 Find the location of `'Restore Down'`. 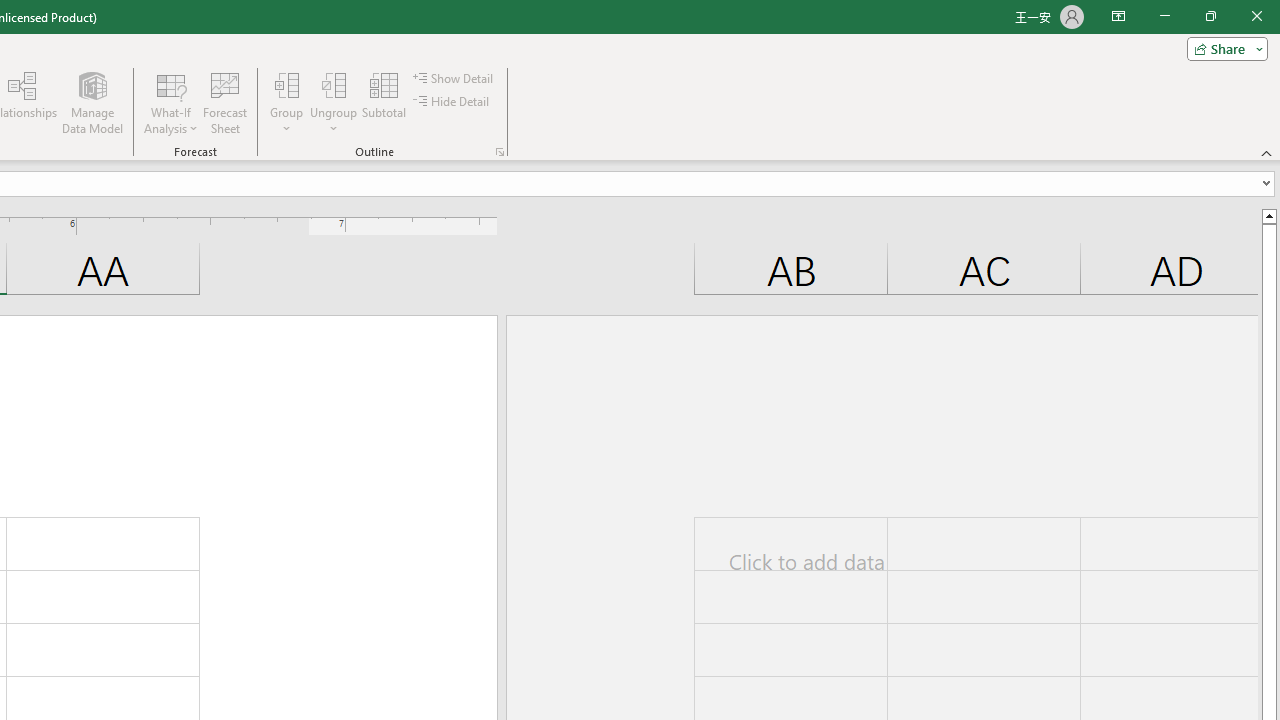

'Restore Down' is located at coordinates (1209, 16).